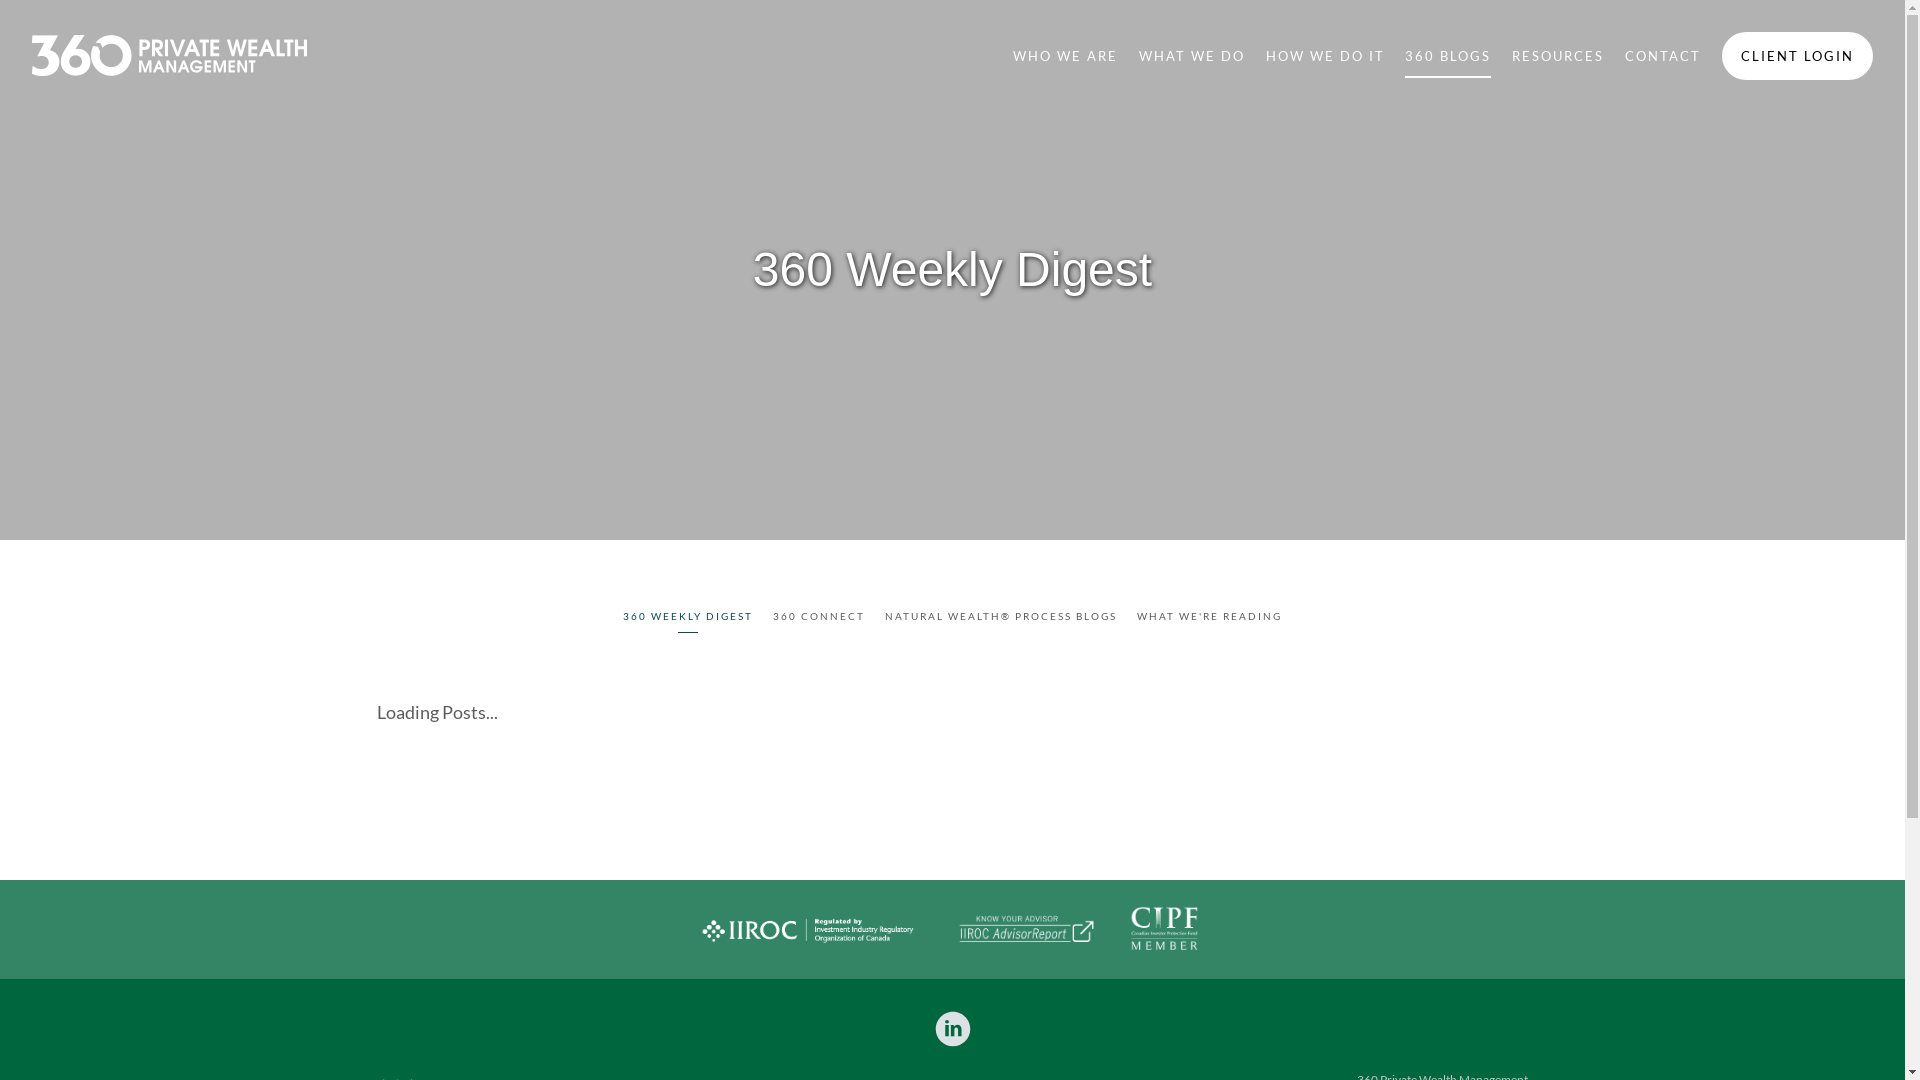 The width and height of the screenshot is (1920, 1080). I want to click on 'WHAT WE DO', so click(1191, 54).